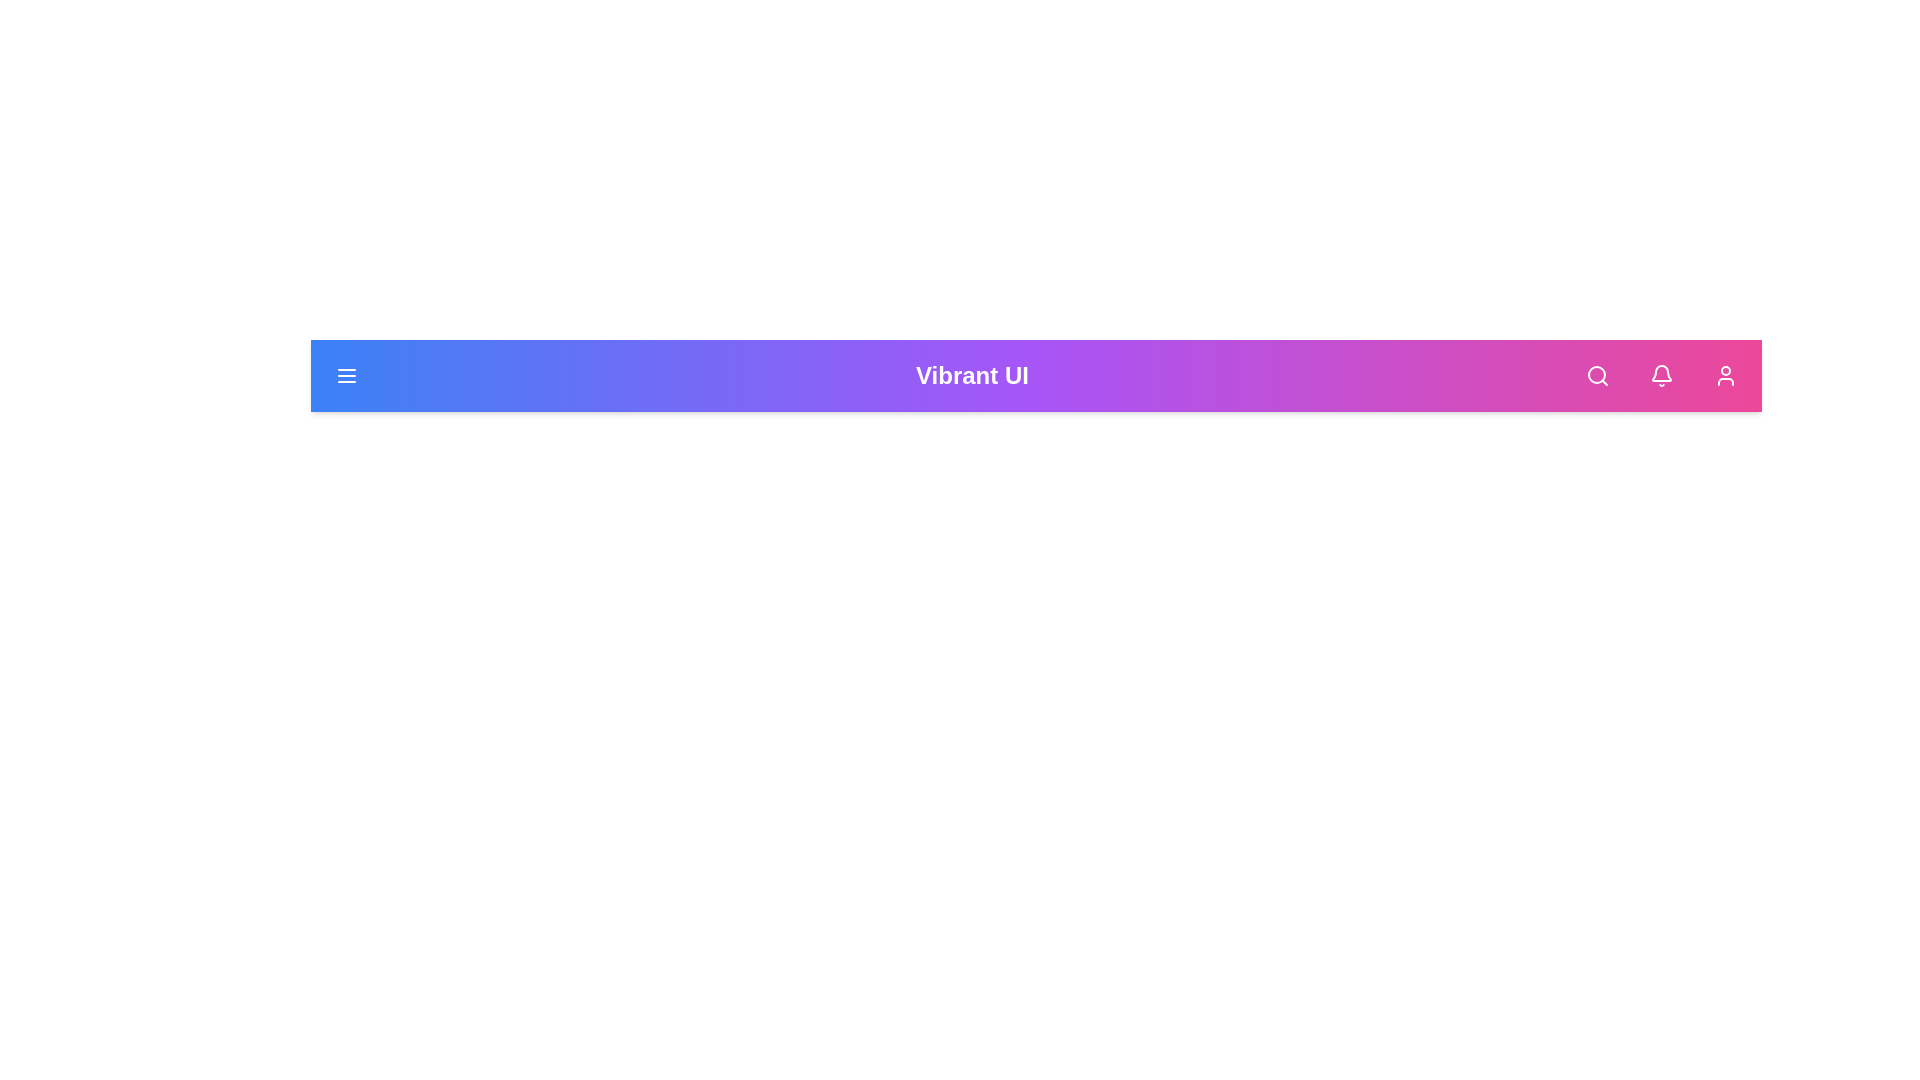 This screenshot has width=1920, height=1080. What do you see at coordinates (1596, 375) in the screenshot?
I see `the magnifying glass icon to initiate a search action` at bounding box center [1596, 375].